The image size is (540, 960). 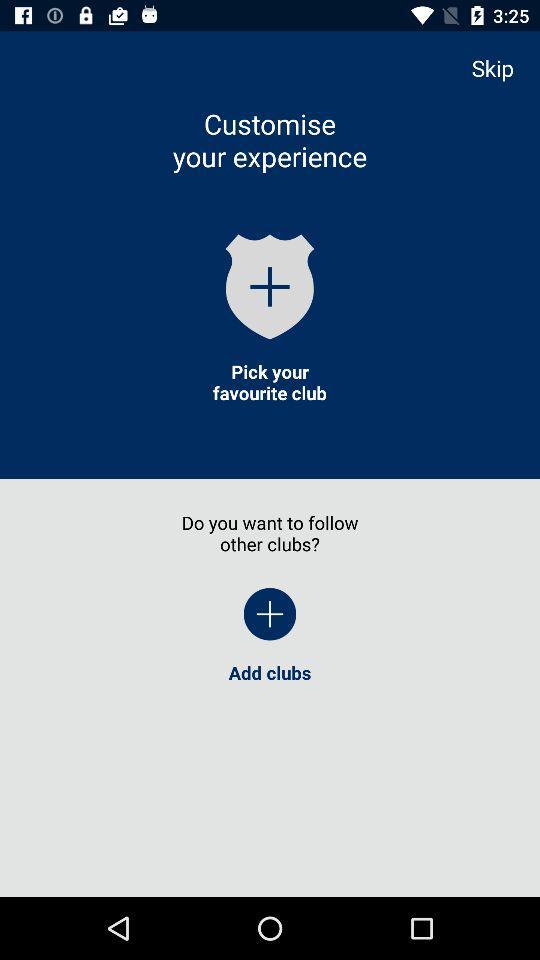 What do you see at coordinates (501, 68) in the screenshot?
I see `skip app` at bounding box center [501, 68].